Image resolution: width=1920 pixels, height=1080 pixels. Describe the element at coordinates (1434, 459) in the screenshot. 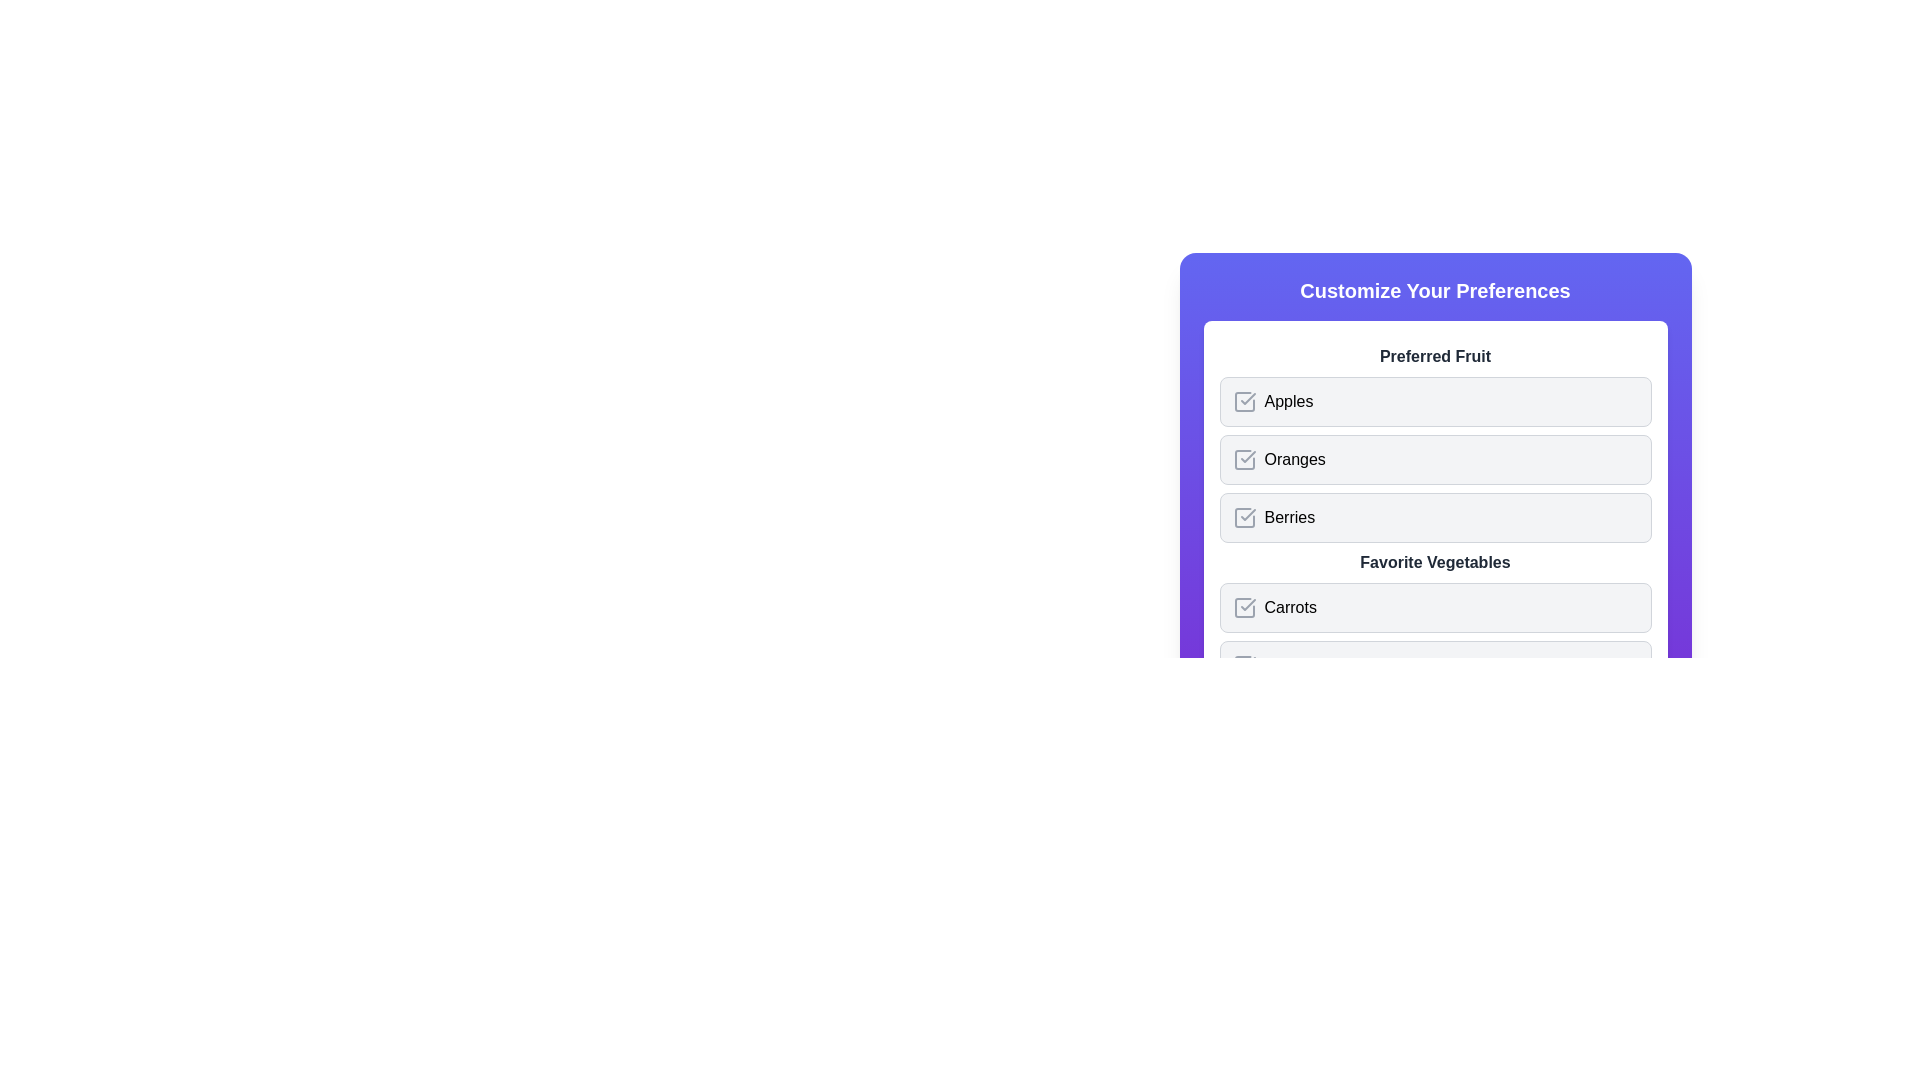

I see `the 'Oranges' selectable list item with a checkbox` at that location.